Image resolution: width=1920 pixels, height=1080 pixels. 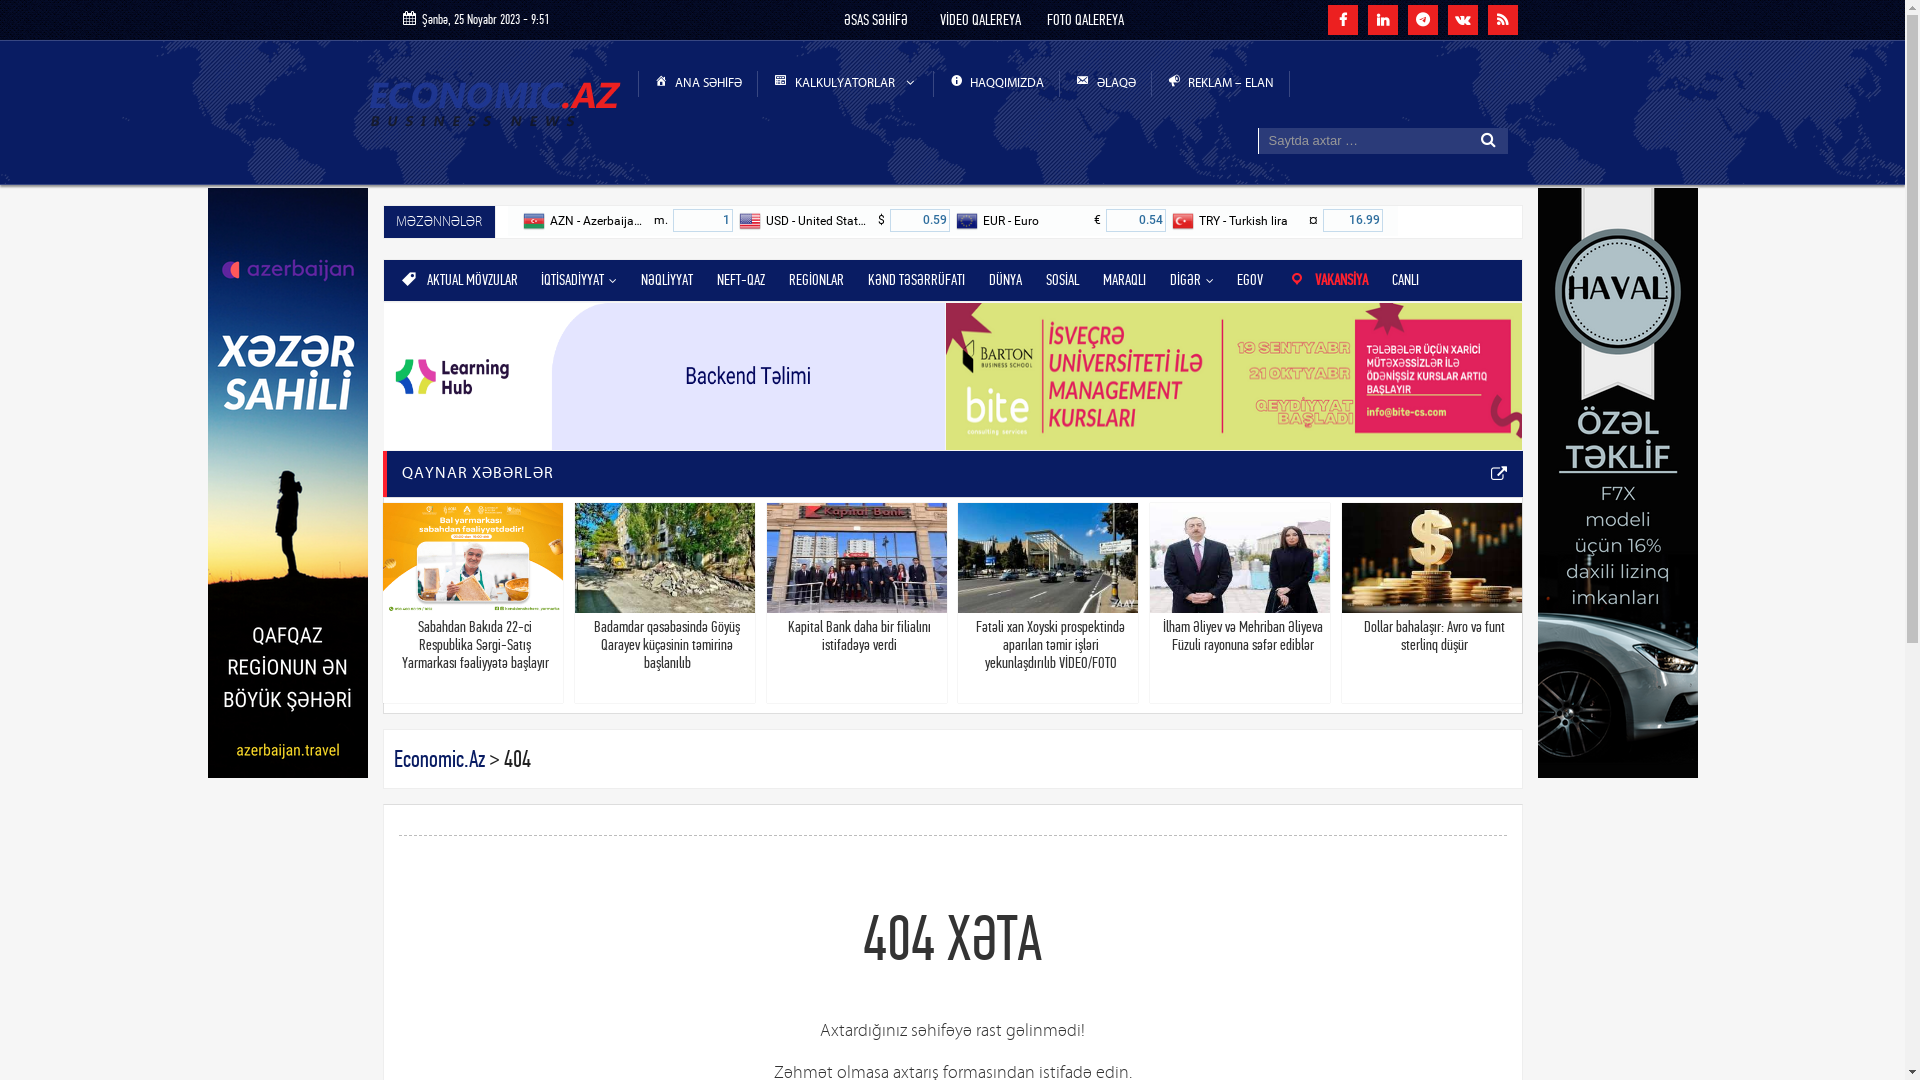 What do you see at coordinates (1061, 280) in the screenshot?
I see `'SOSIAL'` at bounding box center [1061, 280].